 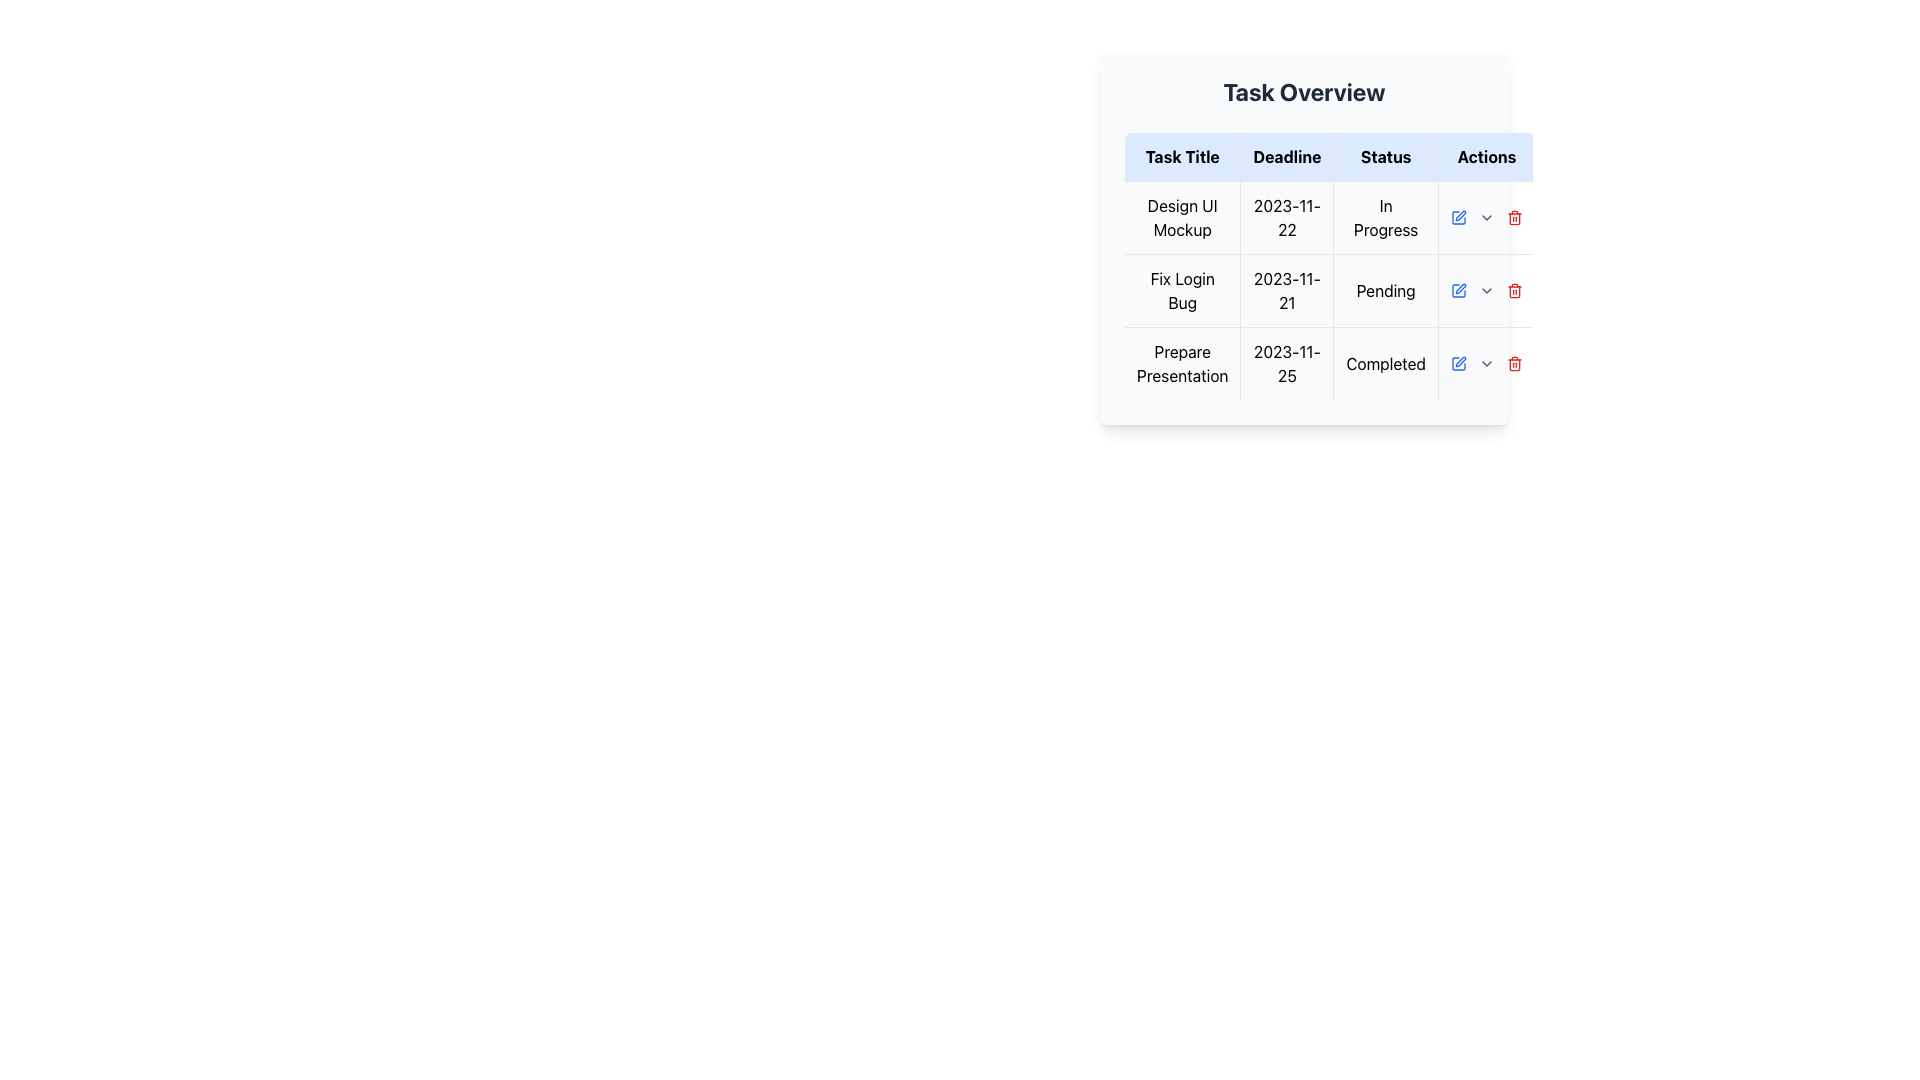 I want to click on the individual icons within the Button Group located in the fourth cell of the row titled 'Fix Login Bug' in the 'Actions' column, so click(x=1487, y=290).